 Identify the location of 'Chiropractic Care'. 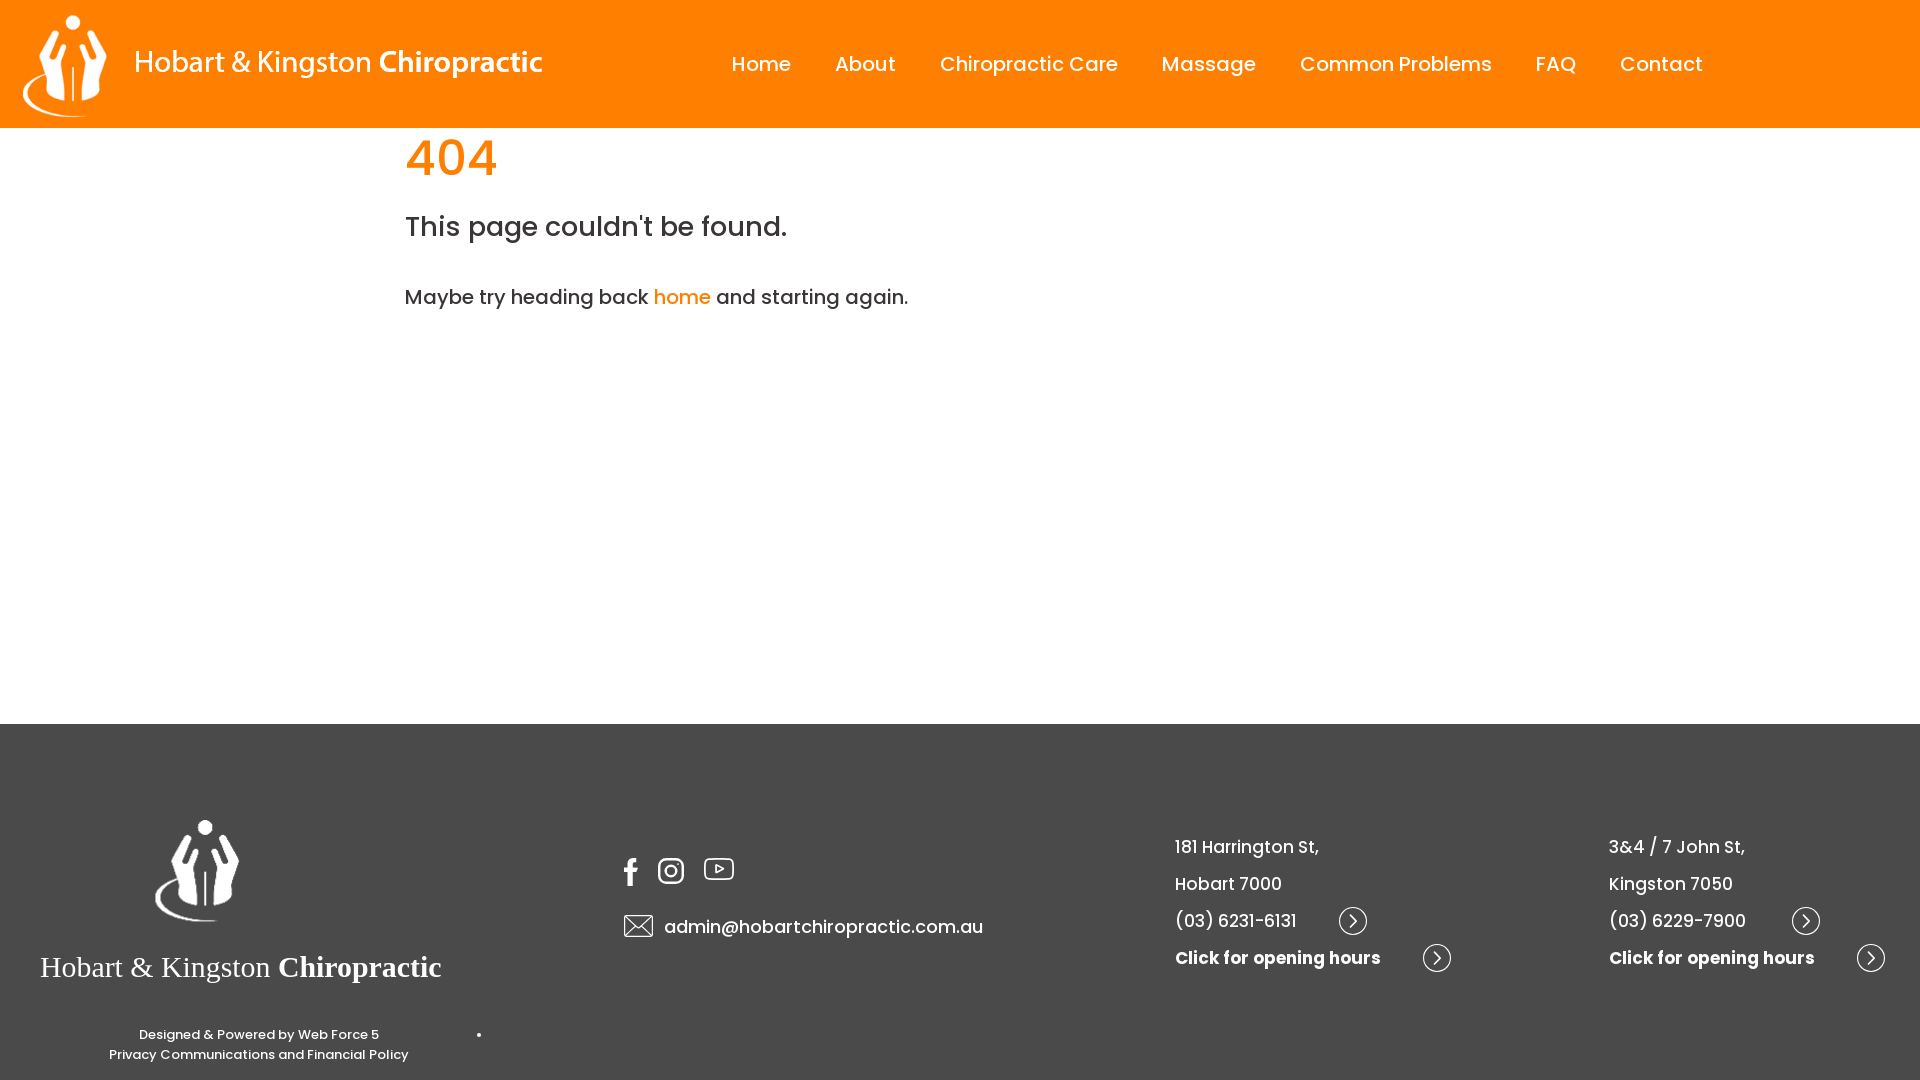
(1028, 63).